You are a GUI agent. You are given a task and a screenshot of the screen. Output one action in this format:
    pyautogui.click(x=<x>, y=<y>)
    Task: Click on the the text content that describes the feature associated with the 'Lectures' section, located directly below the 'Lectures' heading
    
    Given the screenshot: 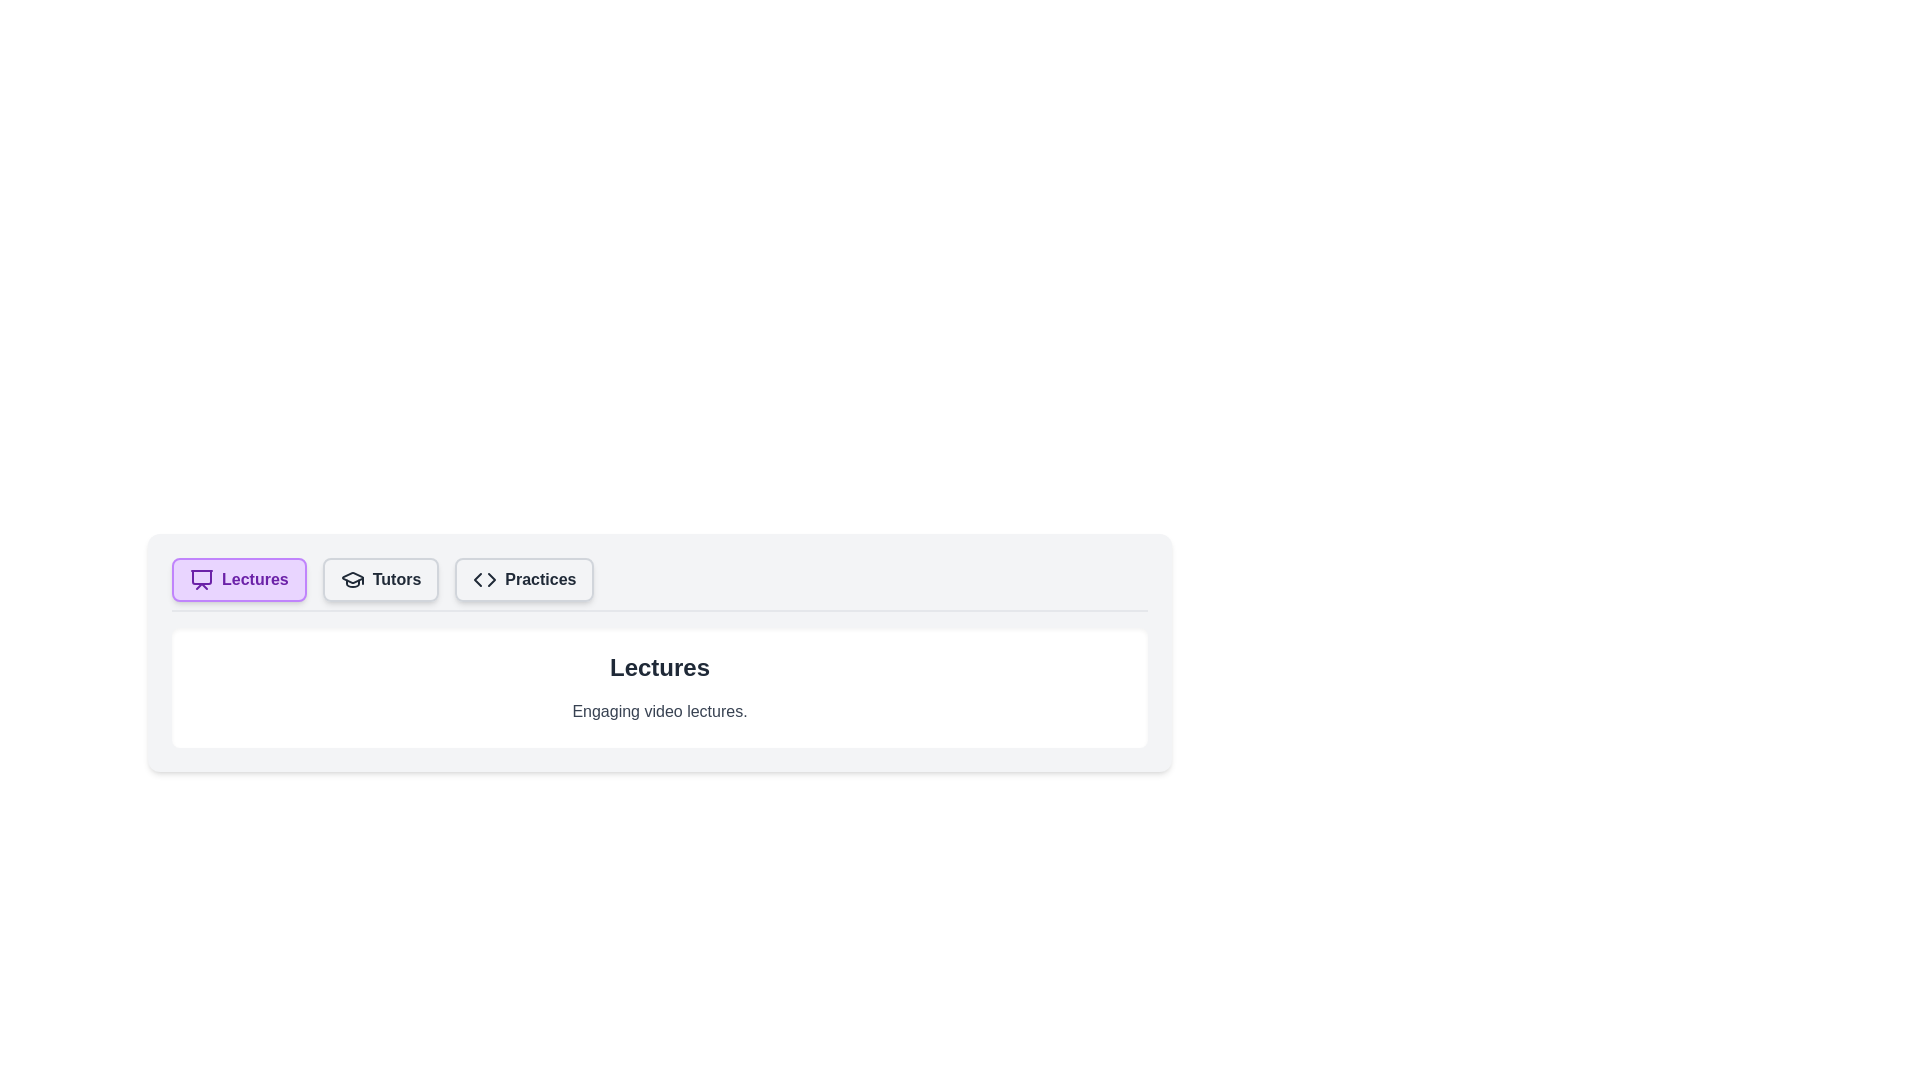 What is the action you would take?
    pyautogui.click(x=660, y=711)
    